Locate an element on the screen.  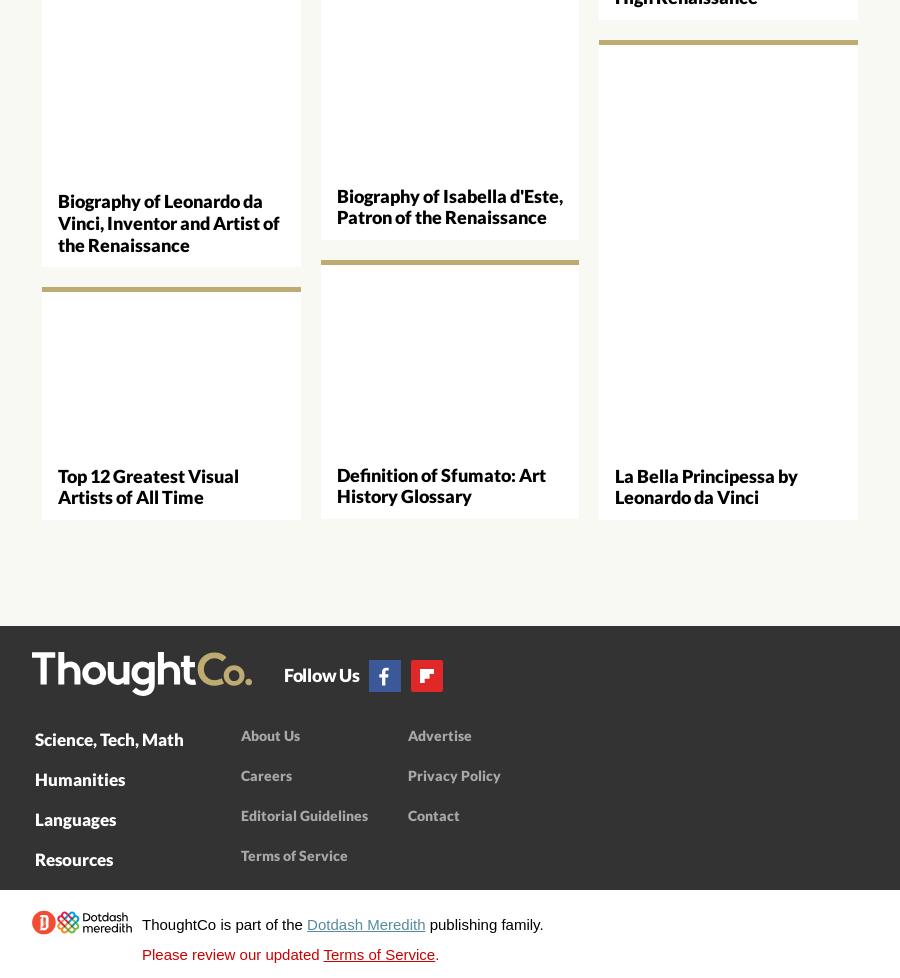
'Definition of Sfumato: Art History Glossary' is located at coordinates (440, 483).